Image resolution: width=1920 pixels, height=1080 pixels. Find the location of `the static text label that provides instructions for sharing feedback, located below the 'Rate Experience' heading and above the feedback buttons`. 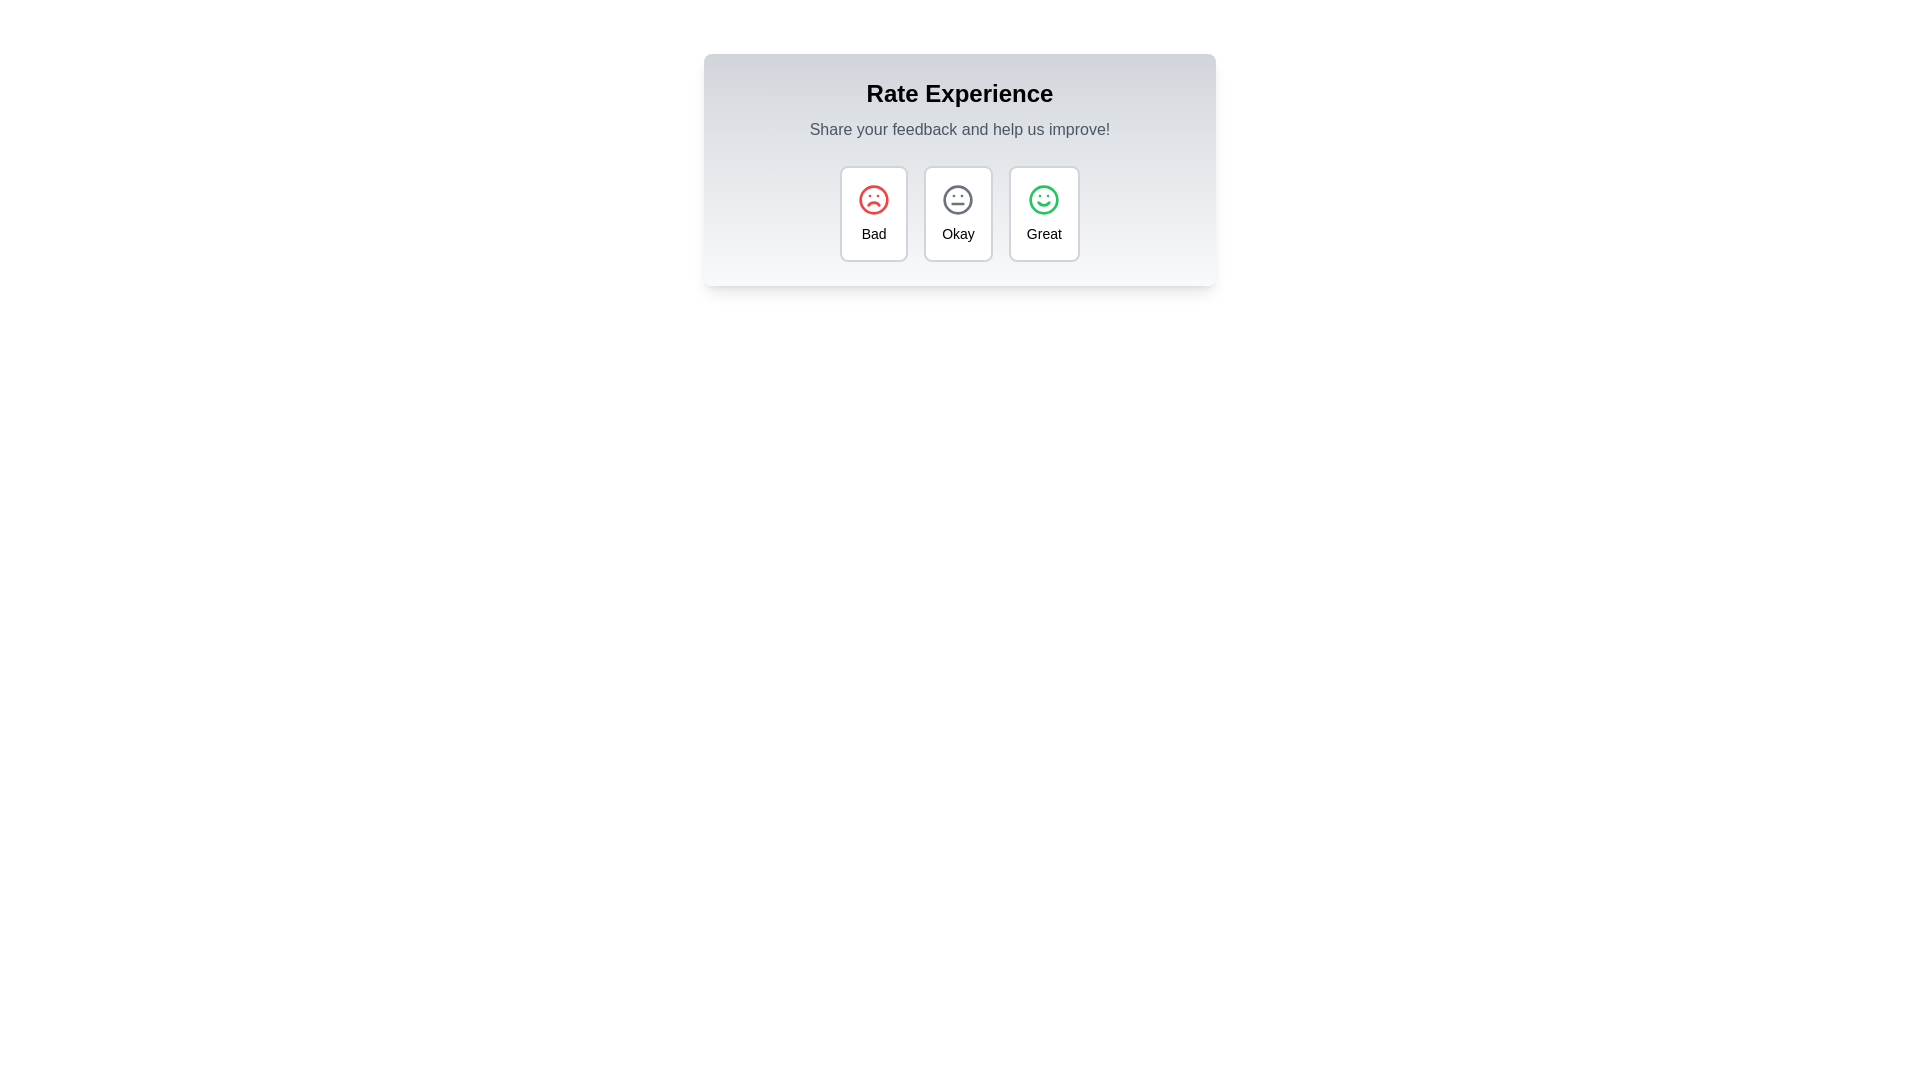

the static text label that provides instructions for sharing feedback, located below the 'Rate Experience' heading and above the feedback buttons is located at coordinates (960, 130).